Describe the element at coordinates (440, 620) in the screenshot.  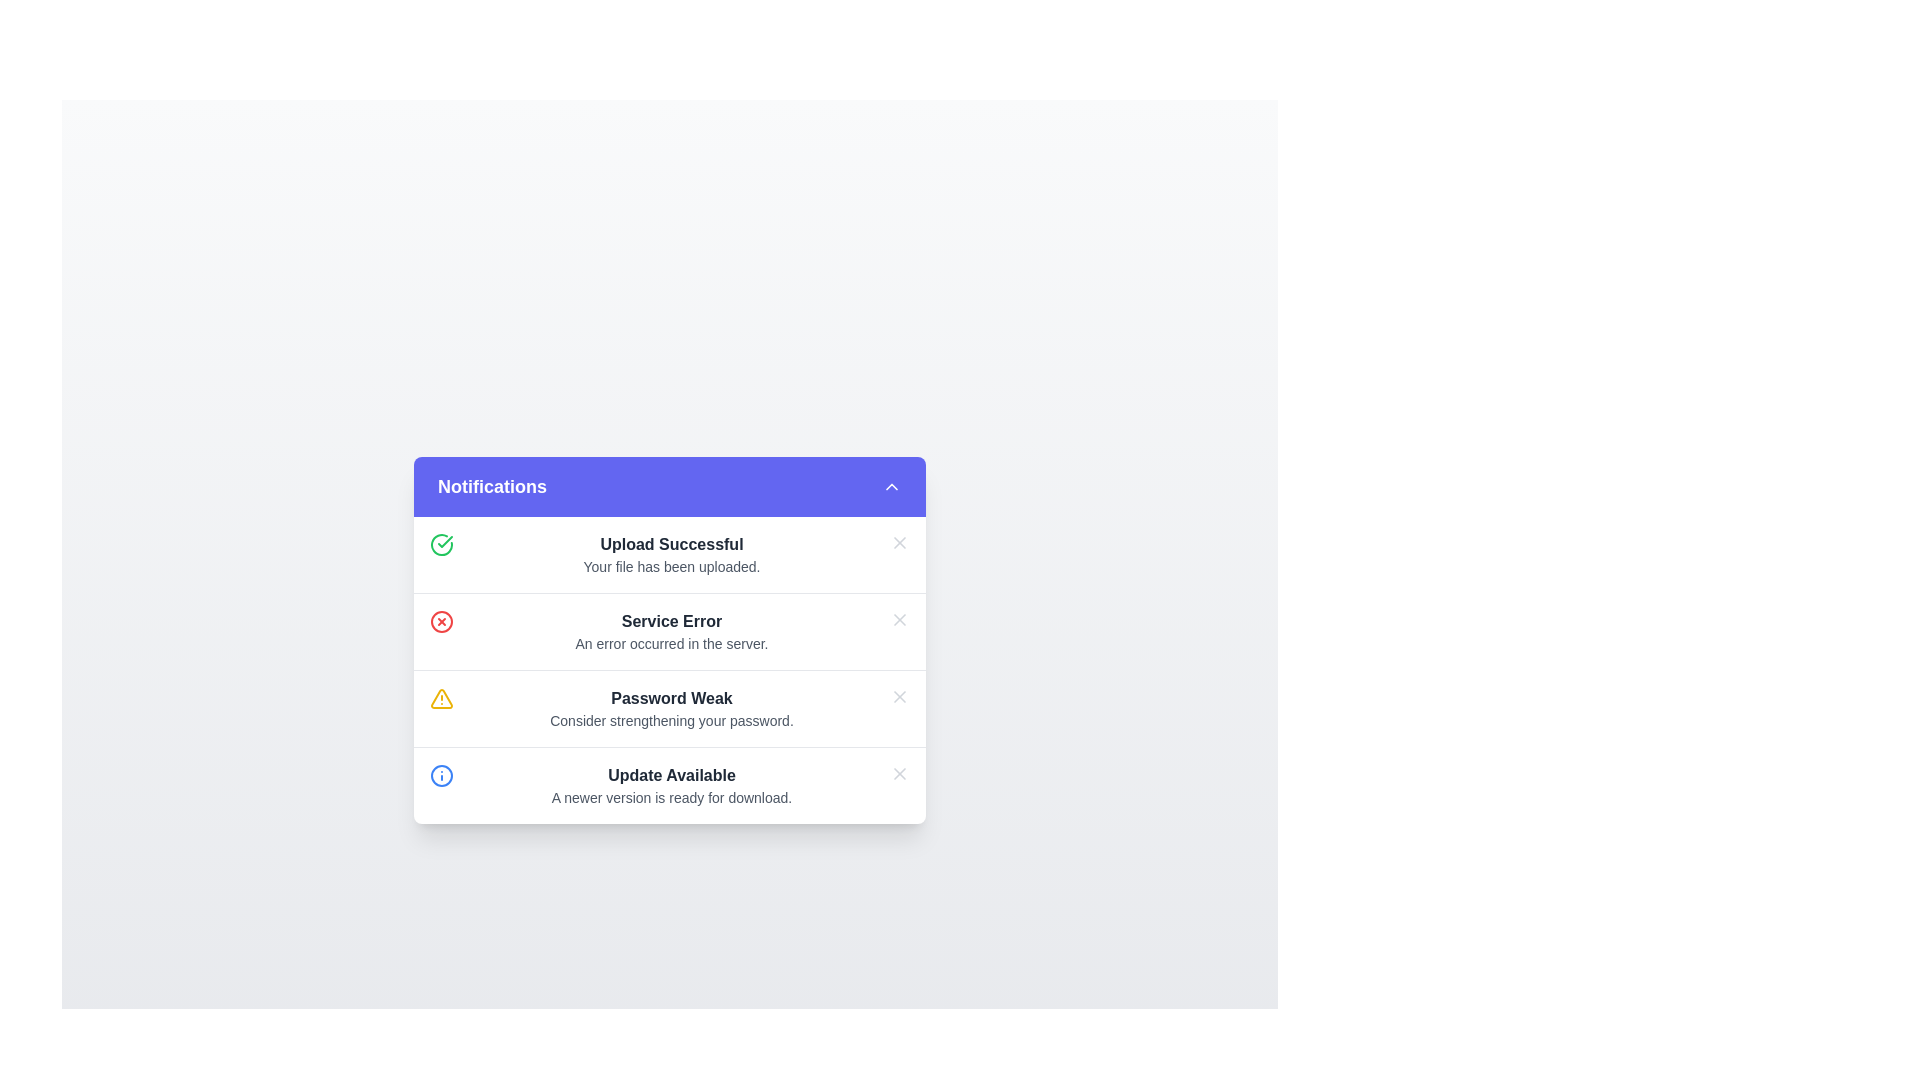
I see `the error icon representing a 'Service Error' in the notification list, located to the left of the error description text` at that location.